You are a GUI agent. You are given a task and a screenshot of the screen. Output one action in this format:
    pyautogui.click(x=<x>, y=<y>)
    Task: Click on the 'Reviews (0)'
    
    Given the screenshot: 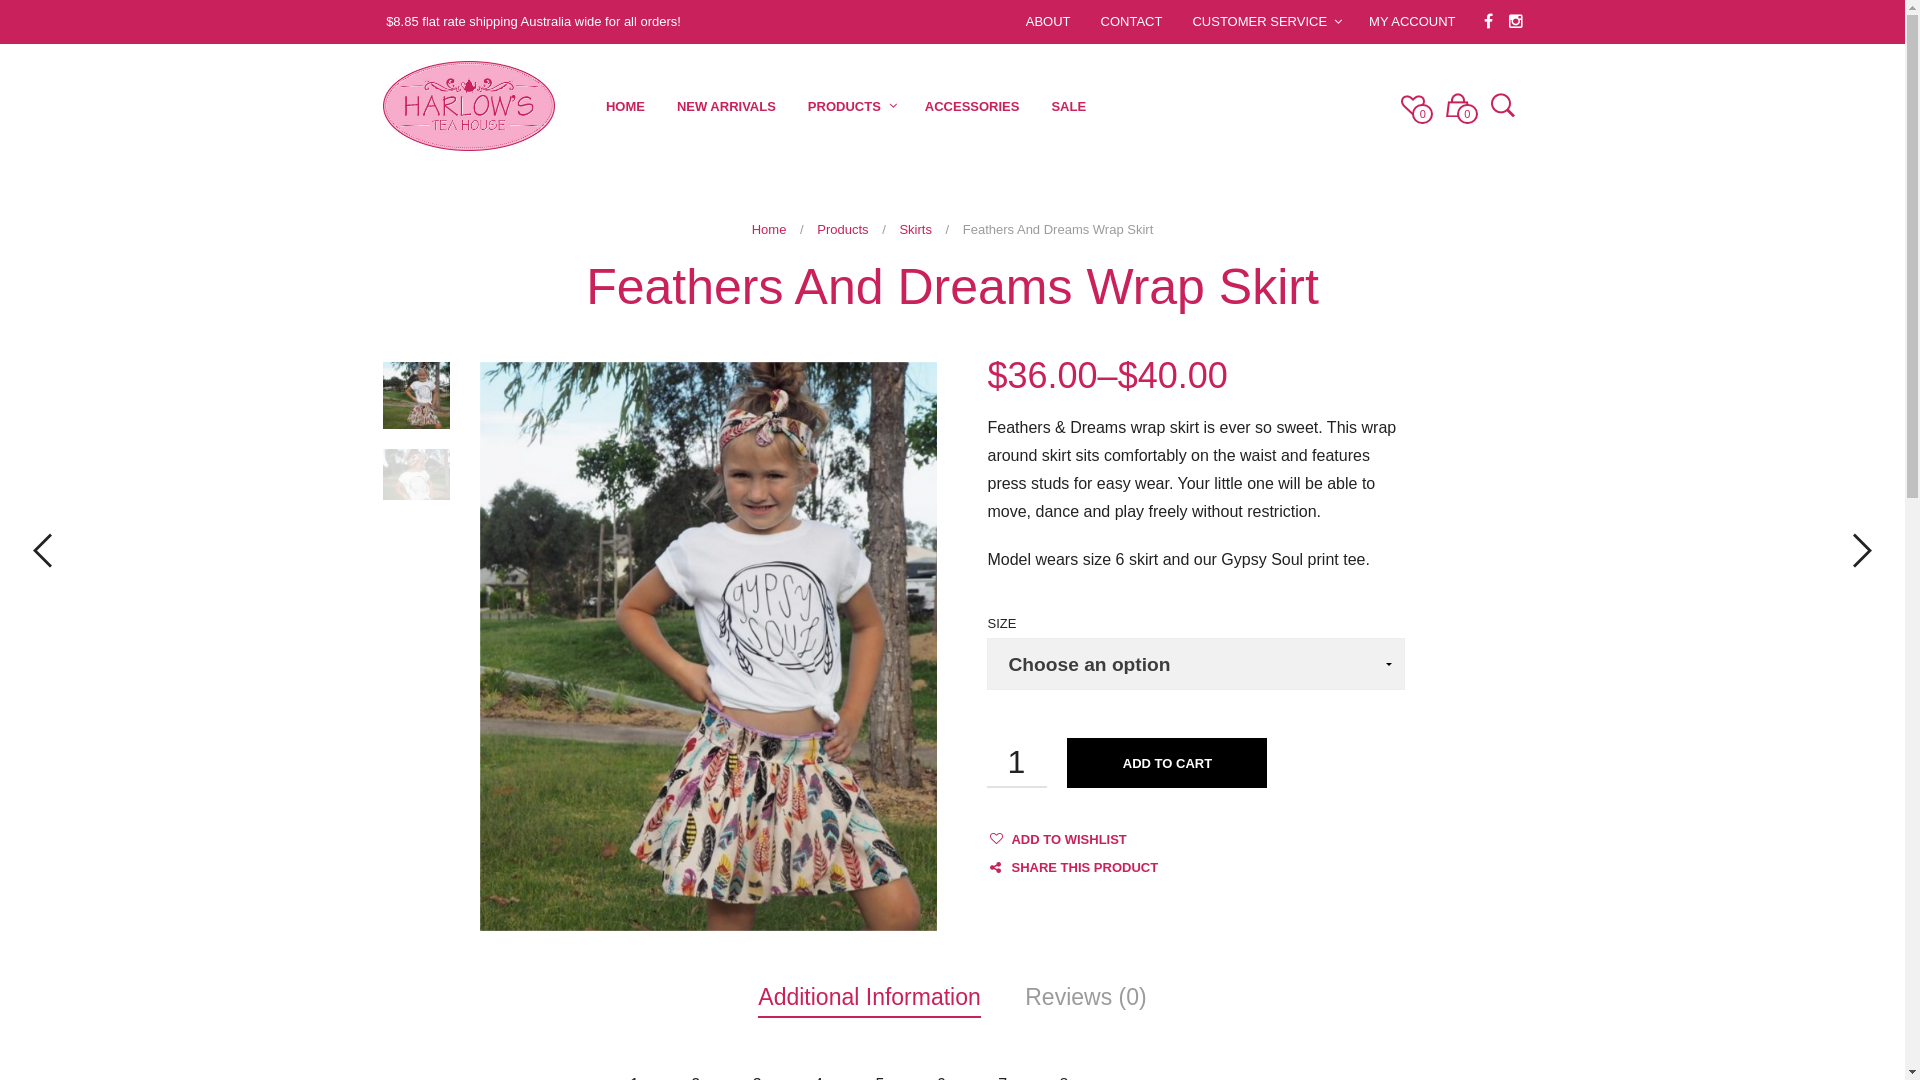 What is the action you would take?
    pyautogui.click(x=1084, y=996)
    